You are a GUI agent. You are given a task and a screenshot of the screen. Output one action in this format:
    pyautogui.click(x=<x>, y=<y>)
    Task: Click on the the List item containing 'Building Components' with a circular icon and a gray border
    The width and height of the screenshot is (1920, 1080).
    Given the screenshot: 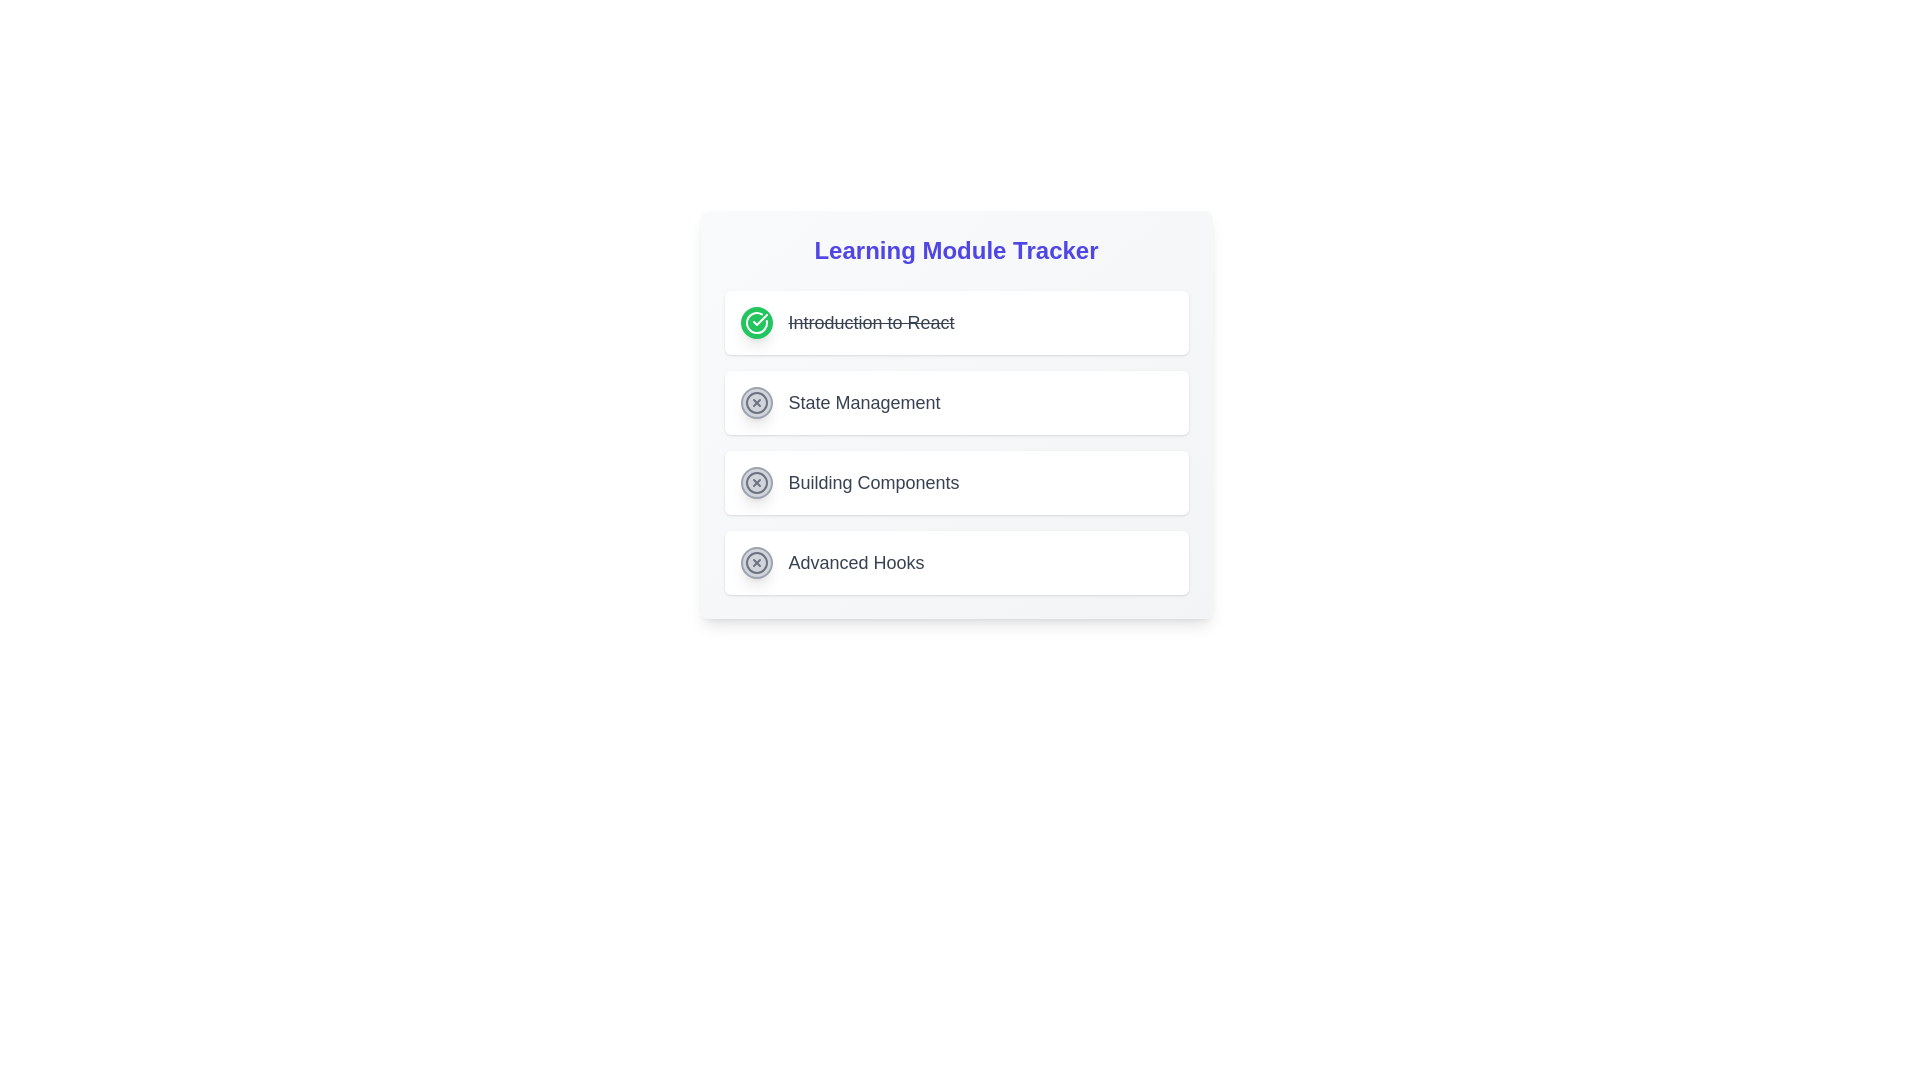 What is the action you would take?
    pyautogui.click(x=955, y=482)
    